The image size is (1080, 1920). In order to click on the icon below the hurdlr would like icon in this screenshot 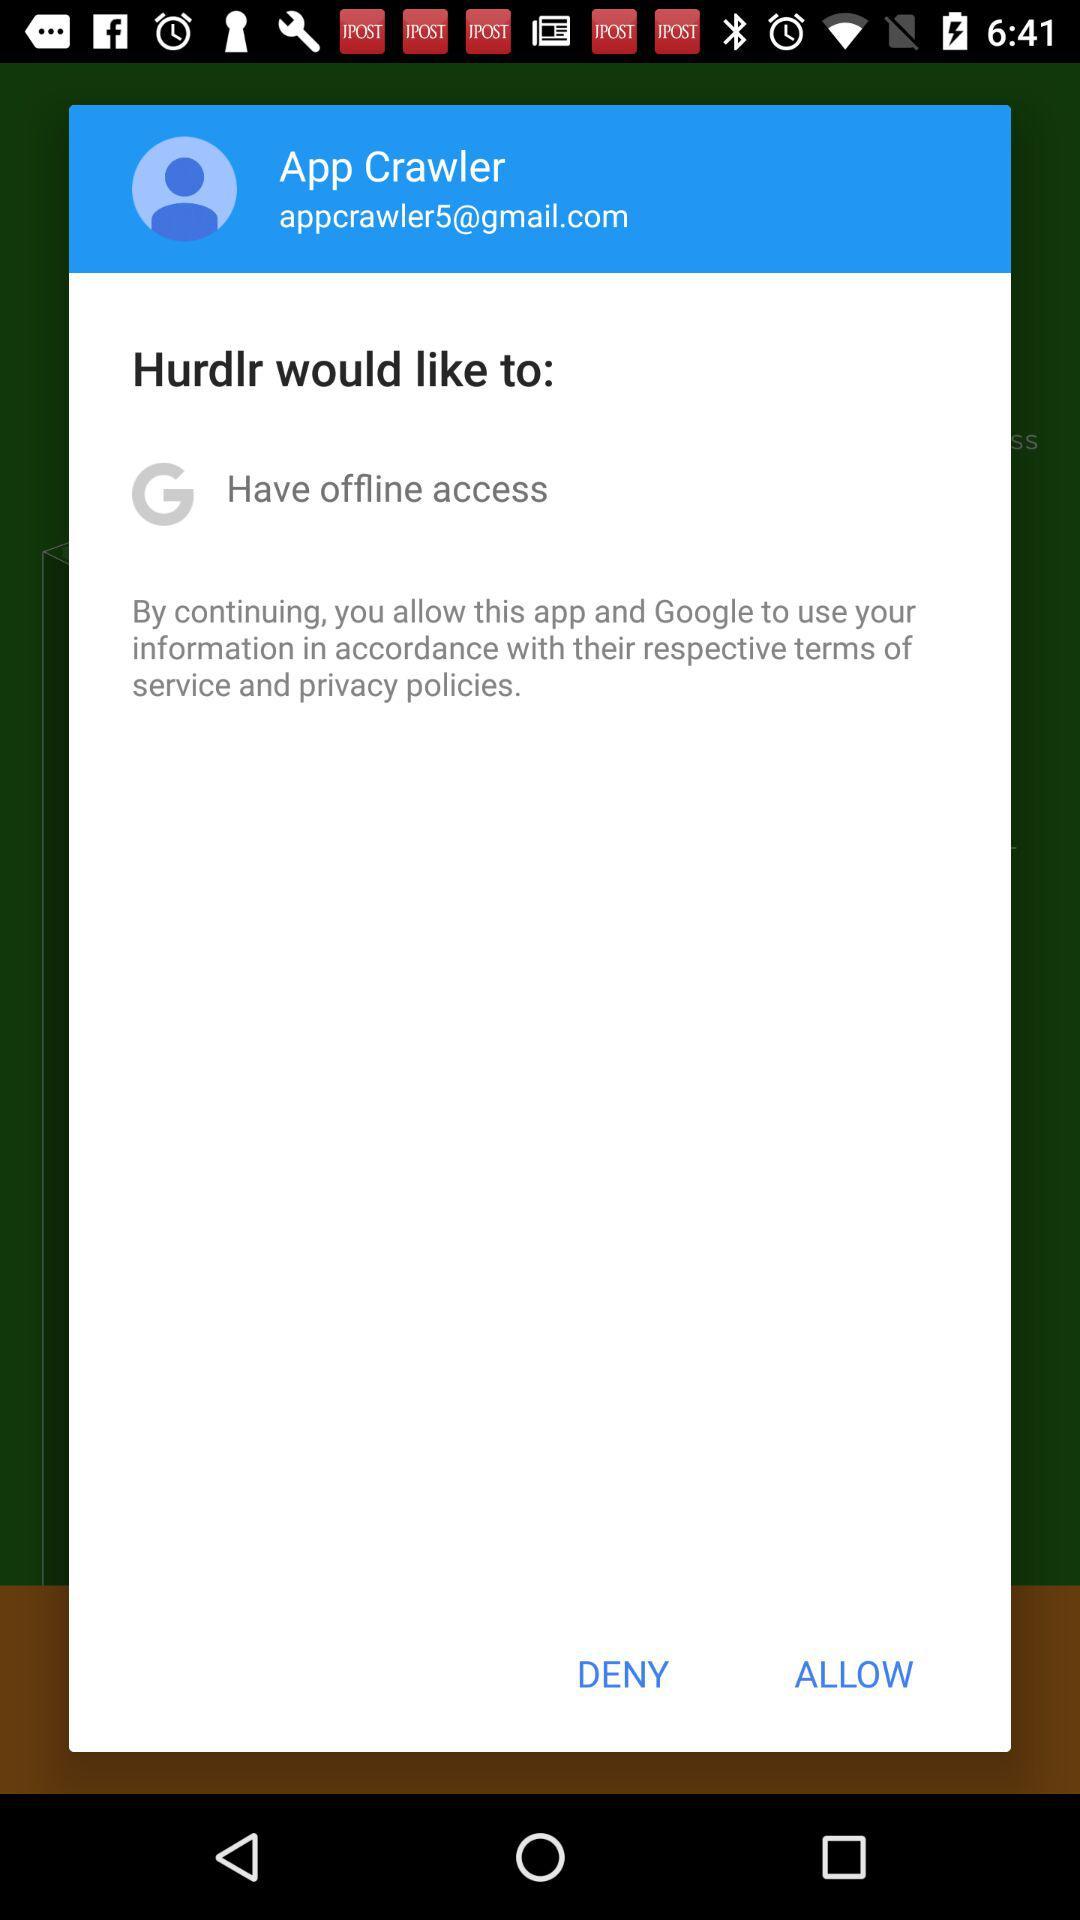, I will do `click(387, 487)`.